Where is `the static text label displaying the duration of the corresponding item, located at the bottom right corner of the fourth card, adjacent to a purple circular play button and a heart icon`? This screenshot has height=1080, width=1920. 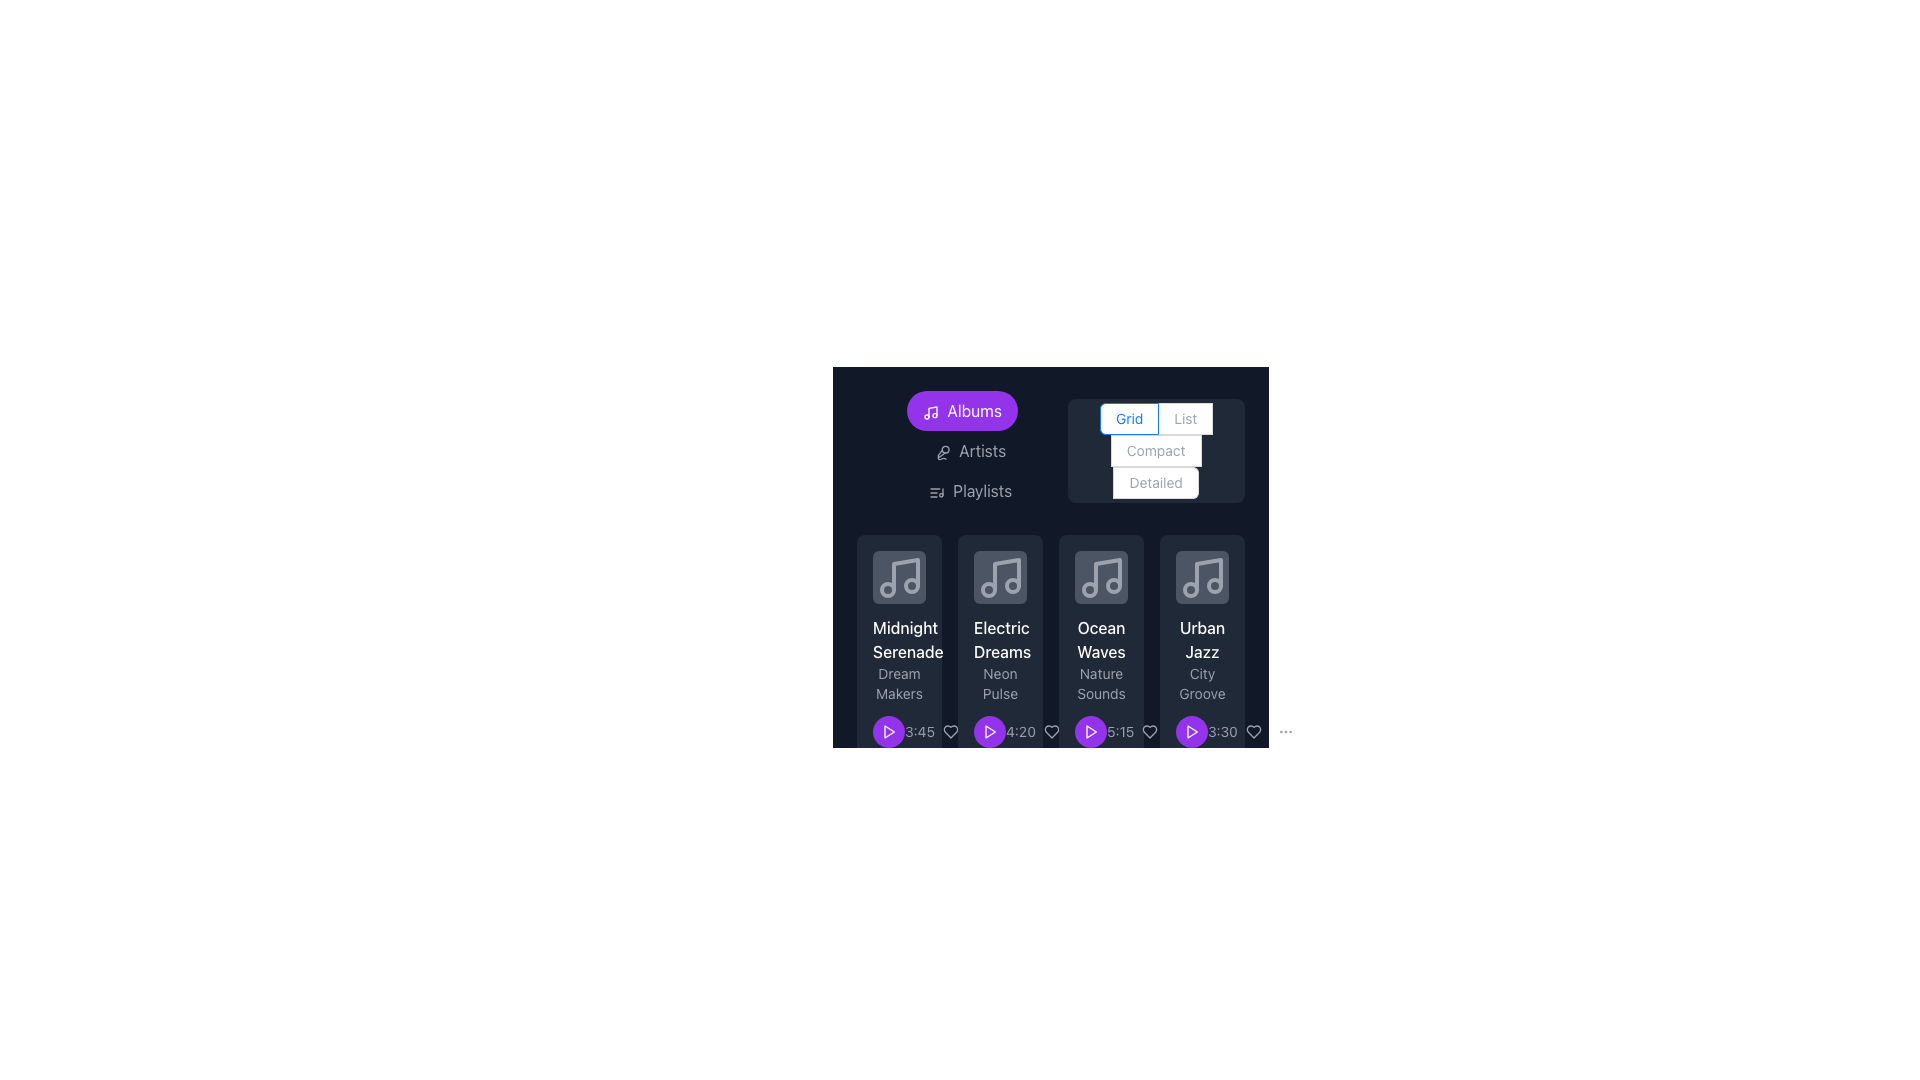
the static text label displaying the duration of the corresponding item, located at the bottom right corner of the fourth card, adjacent to a purple circular play button and a heart icon is located at coordinates (1221, 732).